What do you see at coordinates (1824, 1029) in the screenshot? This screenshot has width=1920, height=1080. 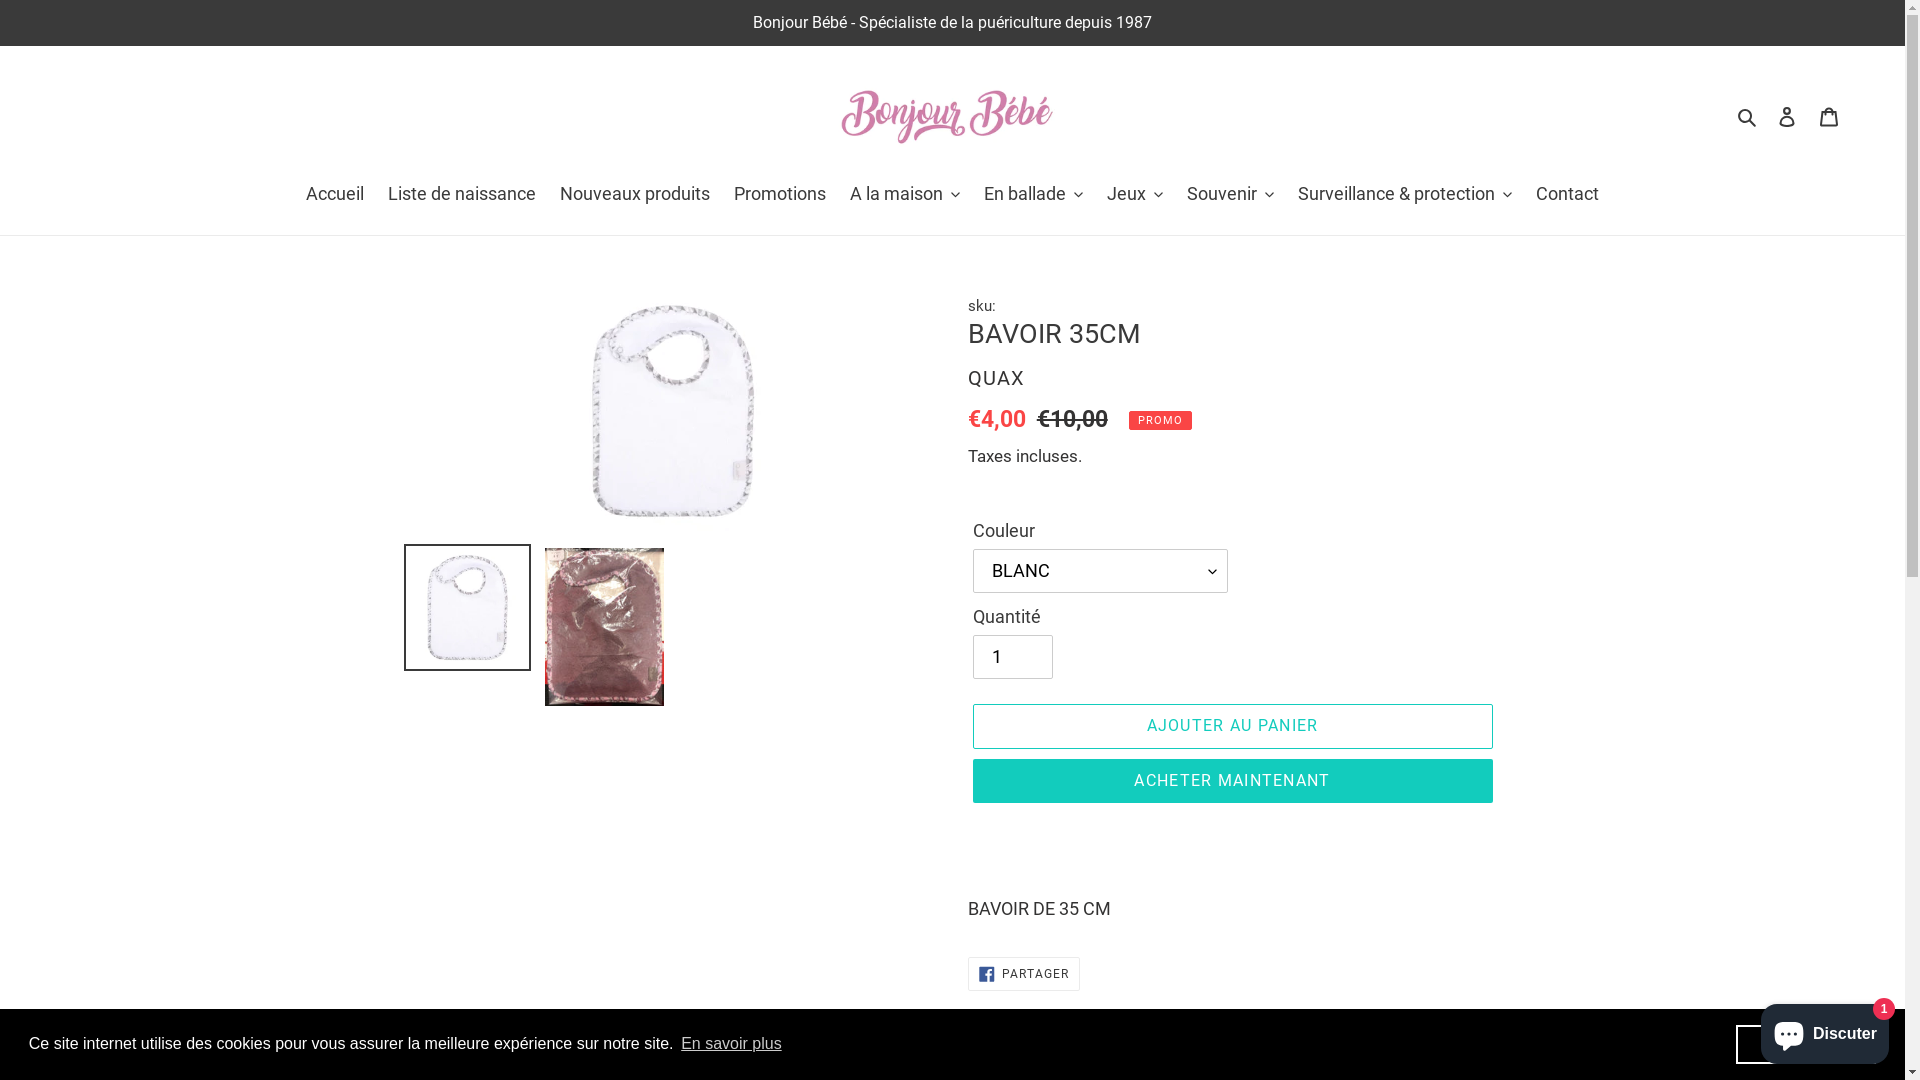 I see `'Chat de la boutique en ligne Shopify'` at bounding box center [1824, 1029].